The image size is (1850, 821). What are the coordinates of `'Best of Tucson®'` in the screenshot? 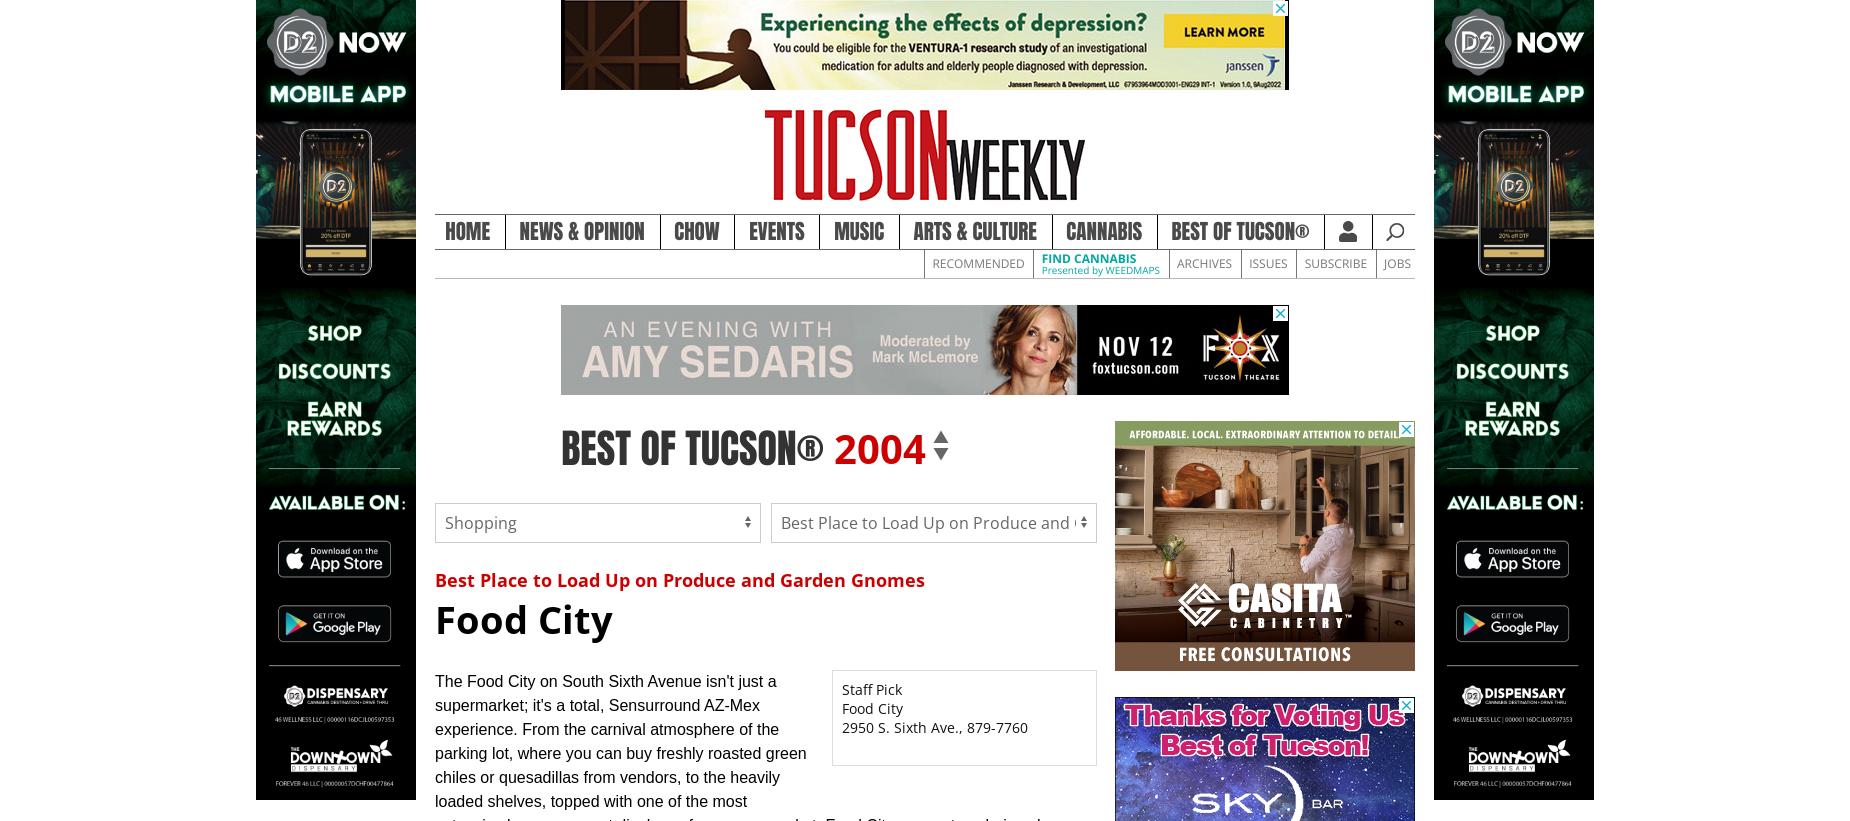 It's located at (1239, 231).